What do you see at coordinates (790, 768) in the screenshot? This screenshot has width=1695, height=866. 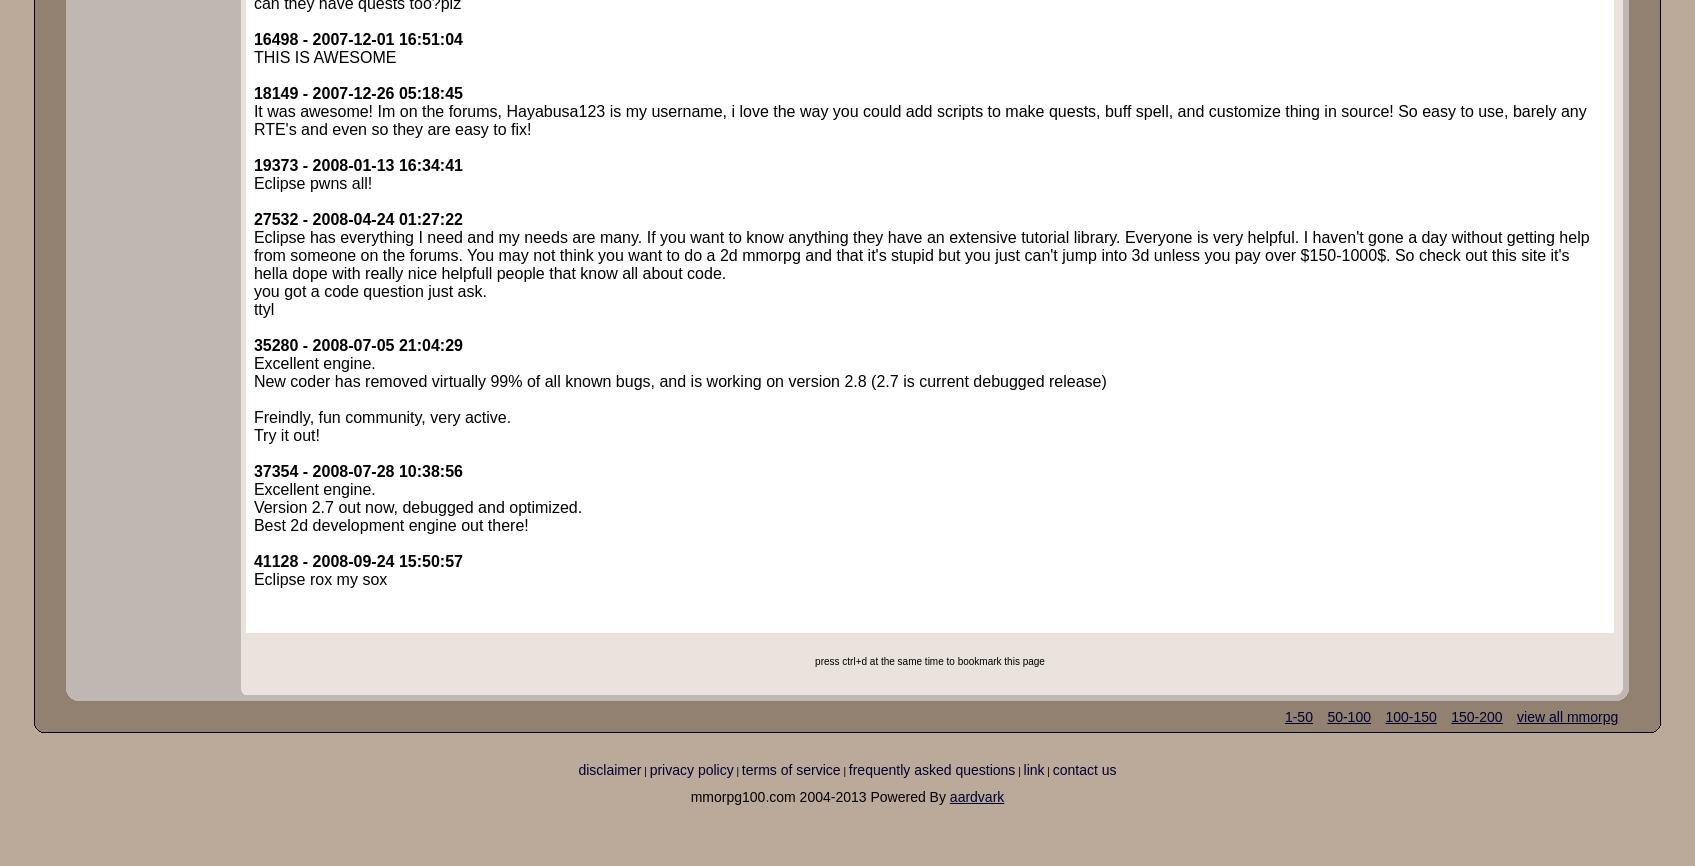 I see `'terms of service'` at bounding box center [790, 768].